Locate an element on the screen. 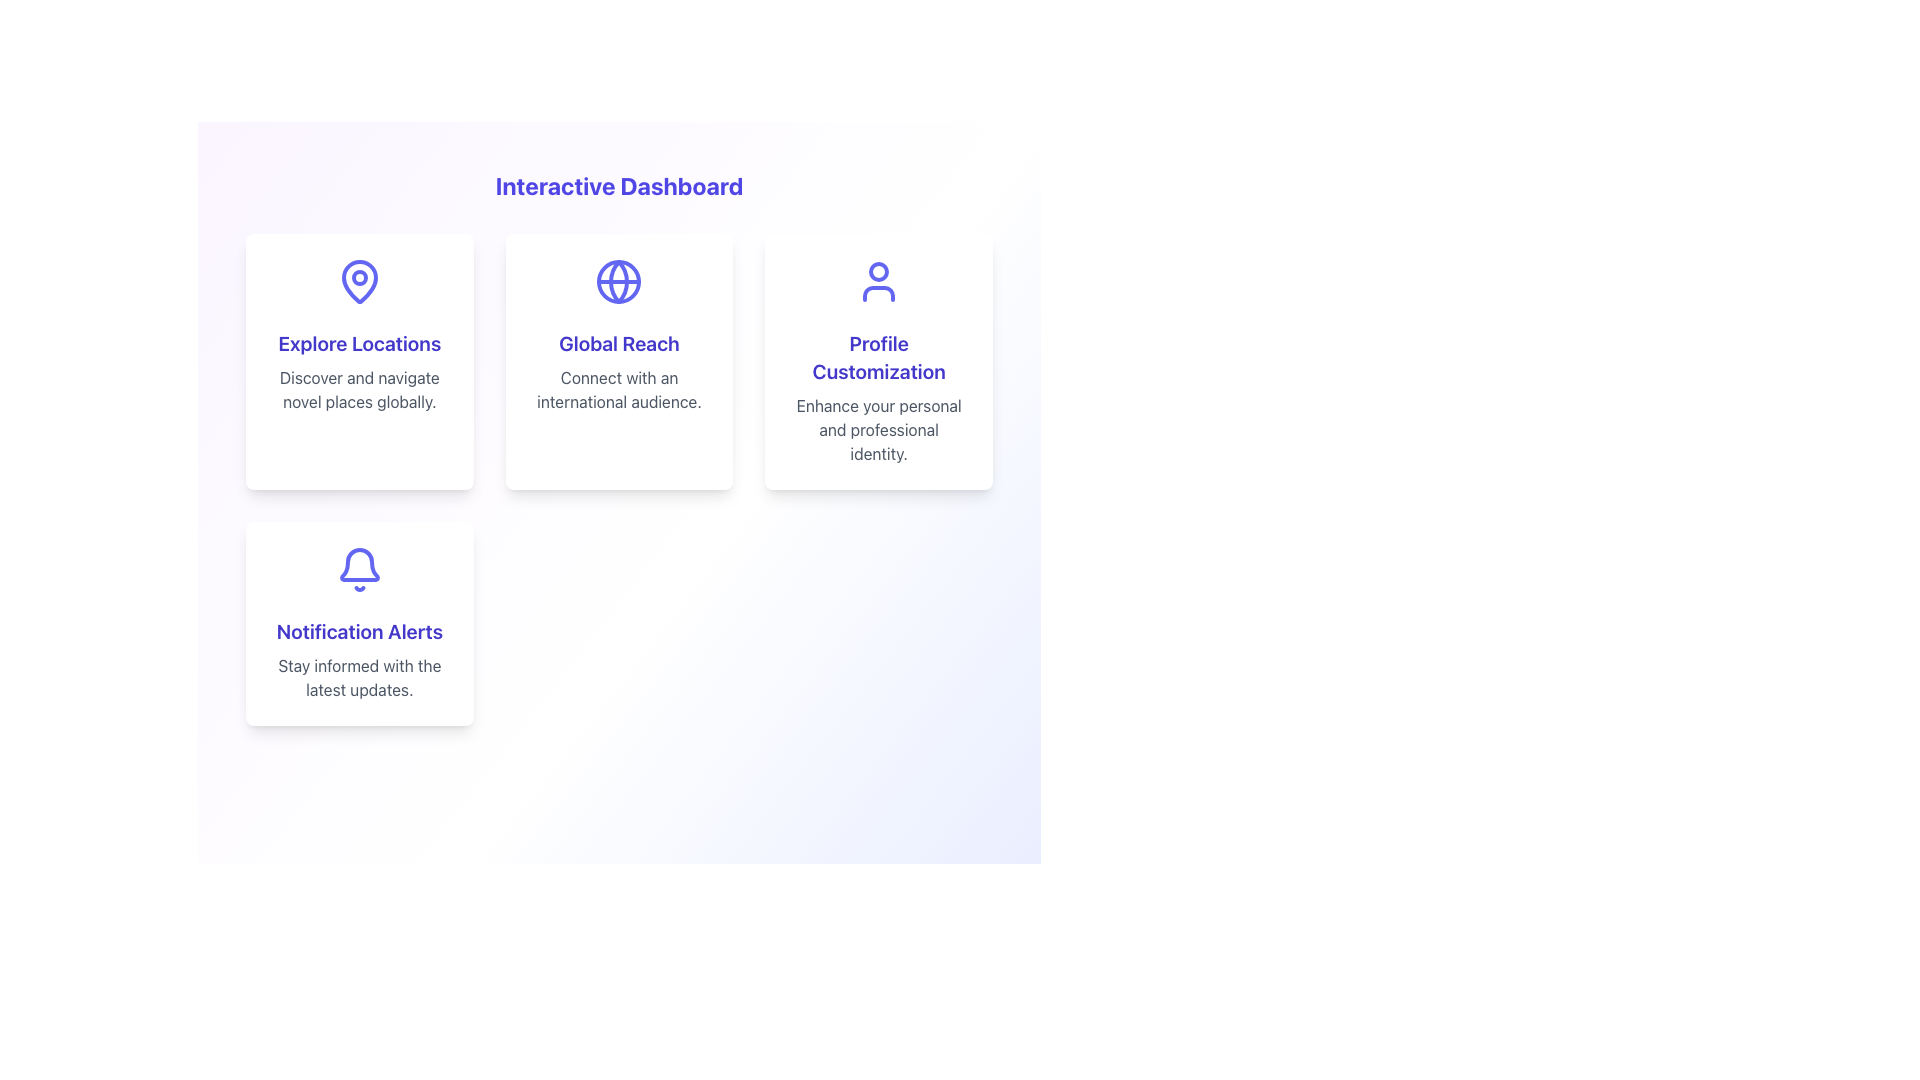 The image size is (1920, 1080). the 'Profile Customization' card, which features a user icon at the top and a bold purple title below it is located at coordinates (879, 362).